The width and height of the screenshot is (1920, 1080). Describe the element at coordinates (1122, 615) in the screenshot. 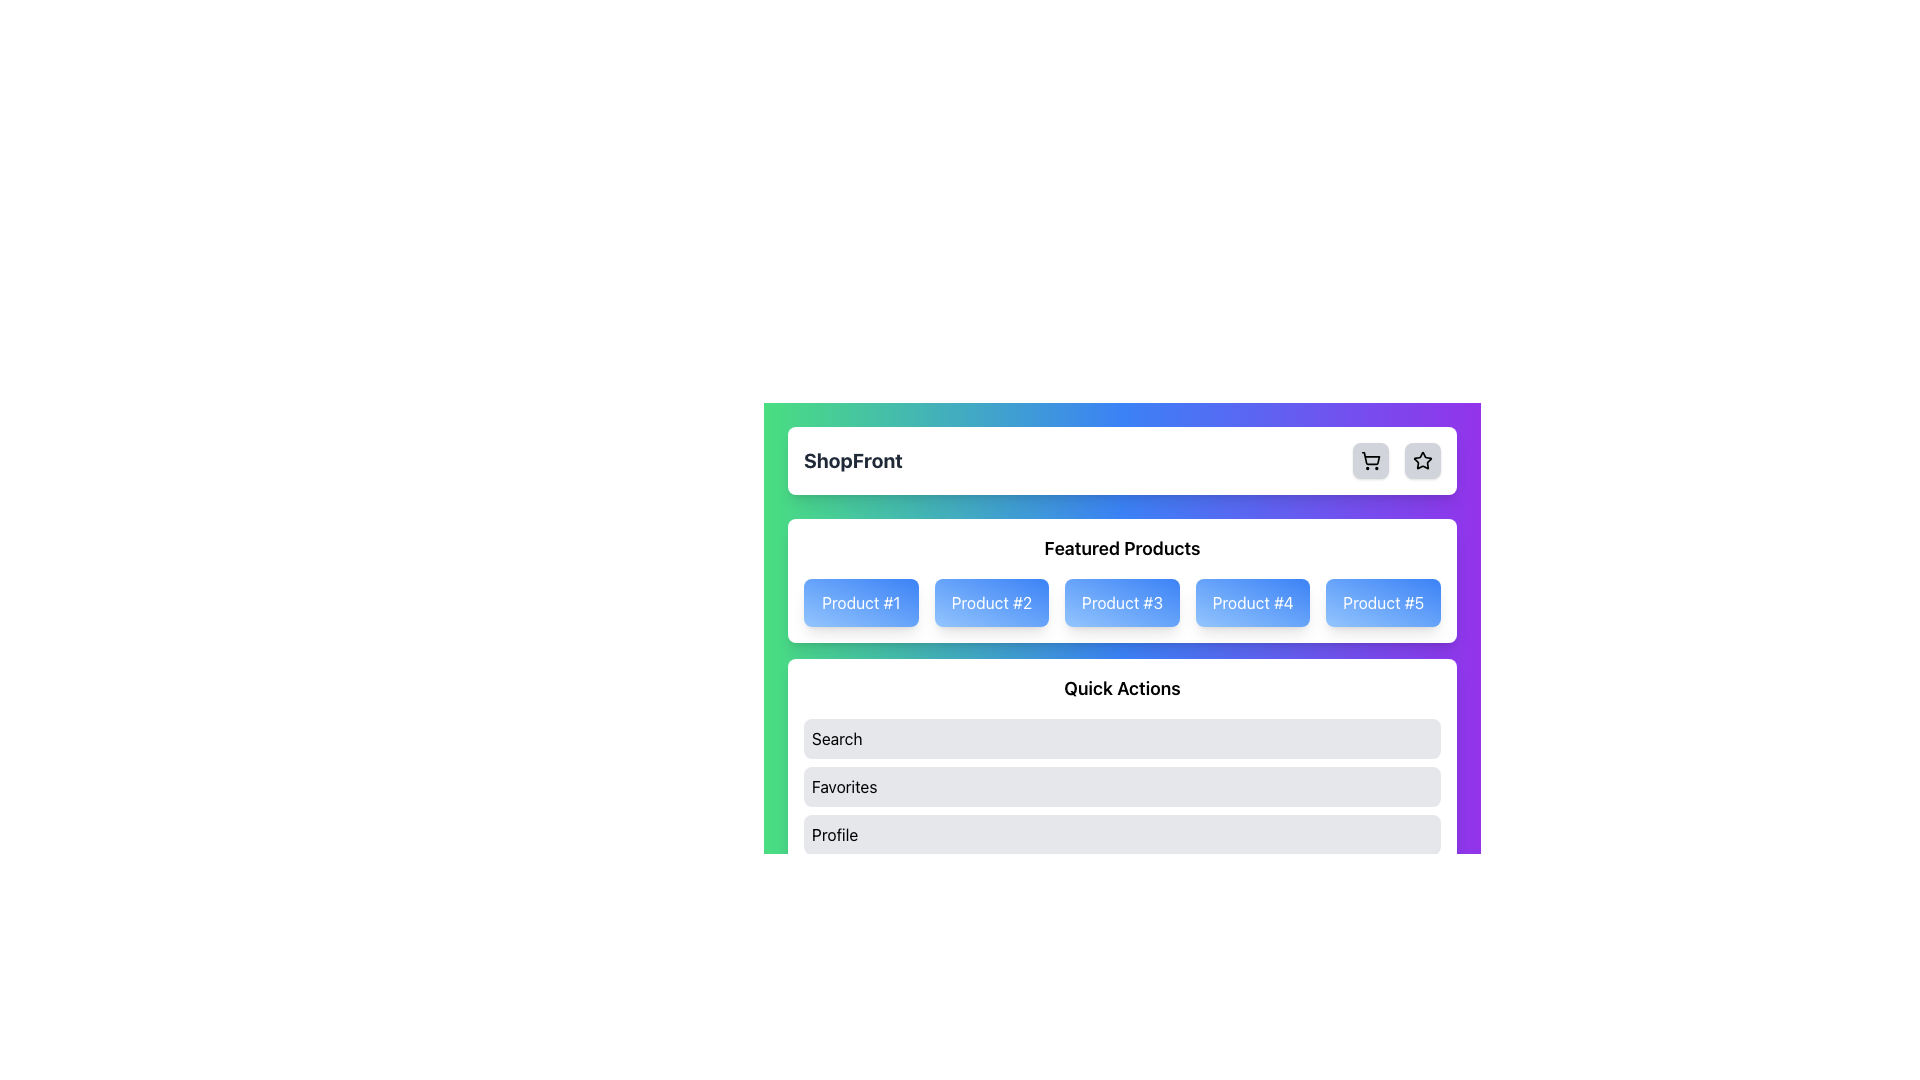

I see `the button labeled 'Product #3' with a gradient background and white bold text` at that location.